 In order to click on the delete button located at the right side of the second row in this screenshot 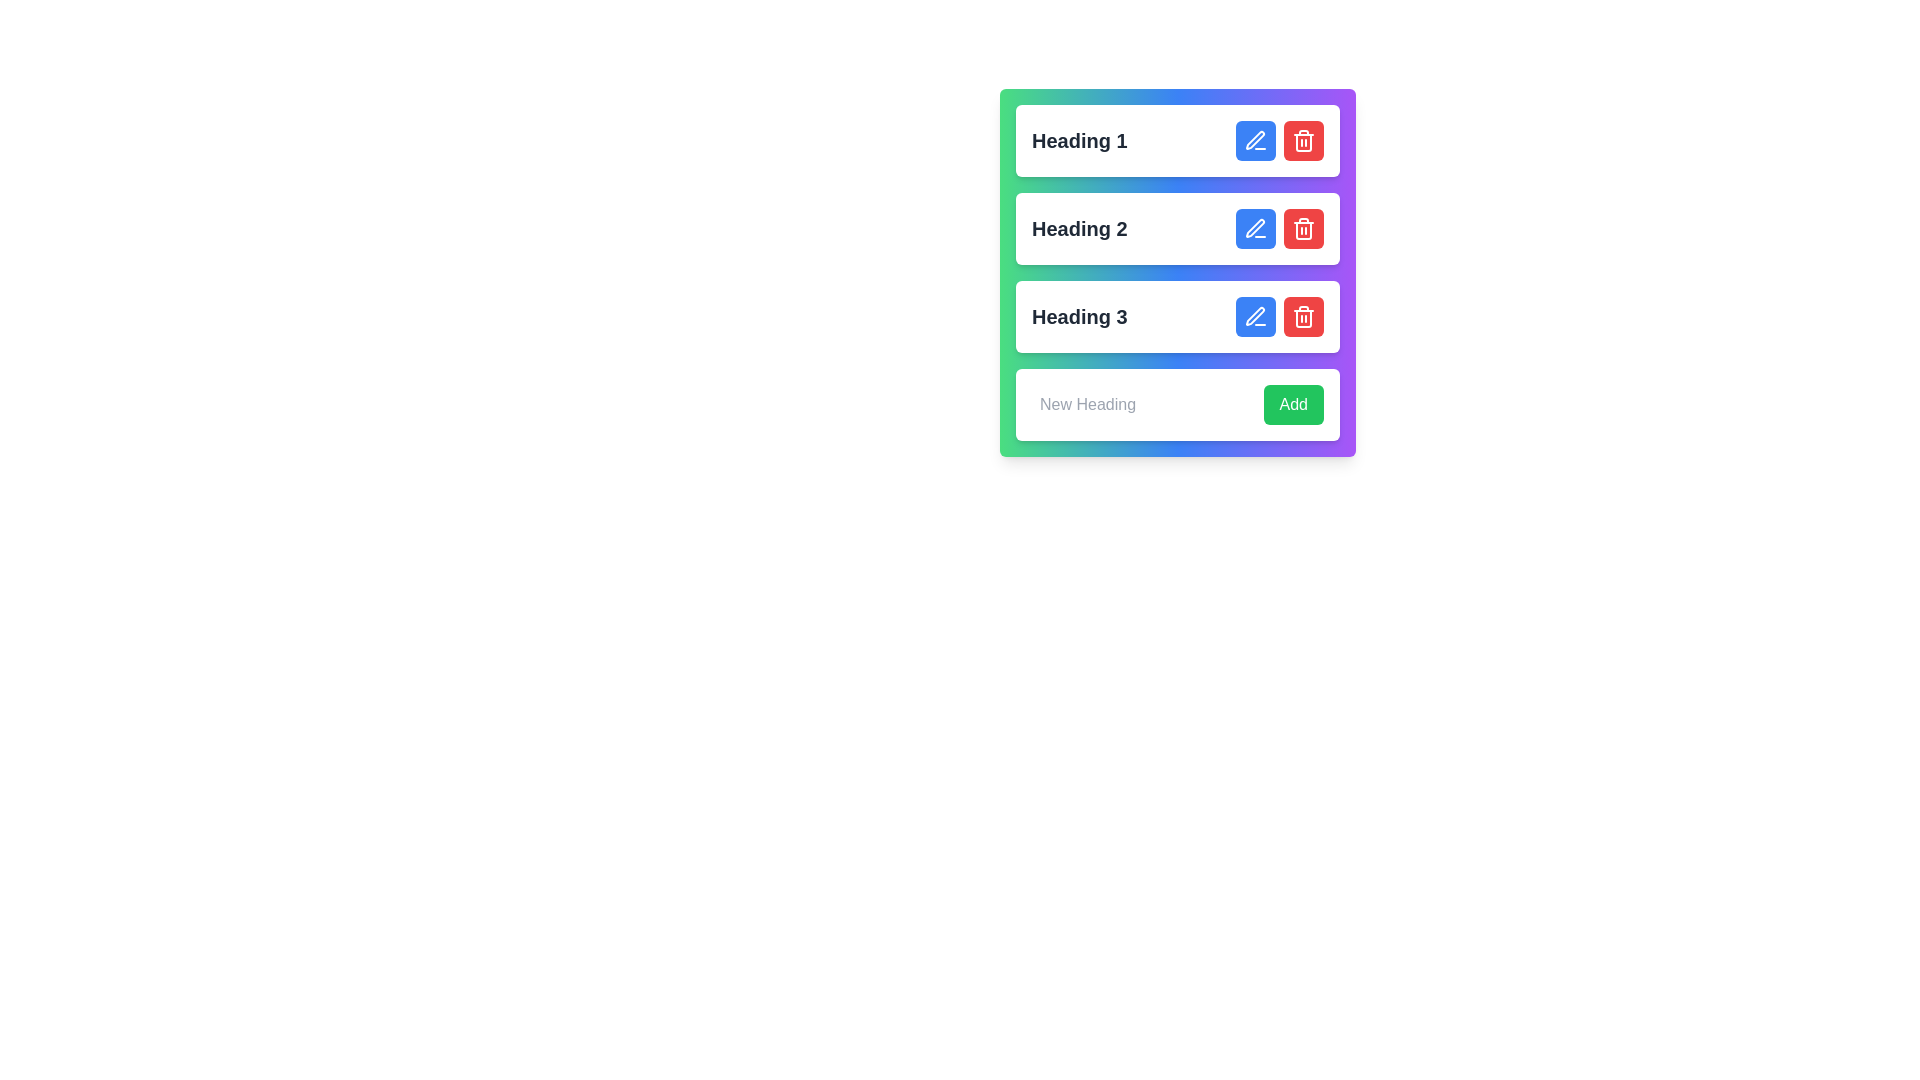, I will do `click(1304, 227)`.